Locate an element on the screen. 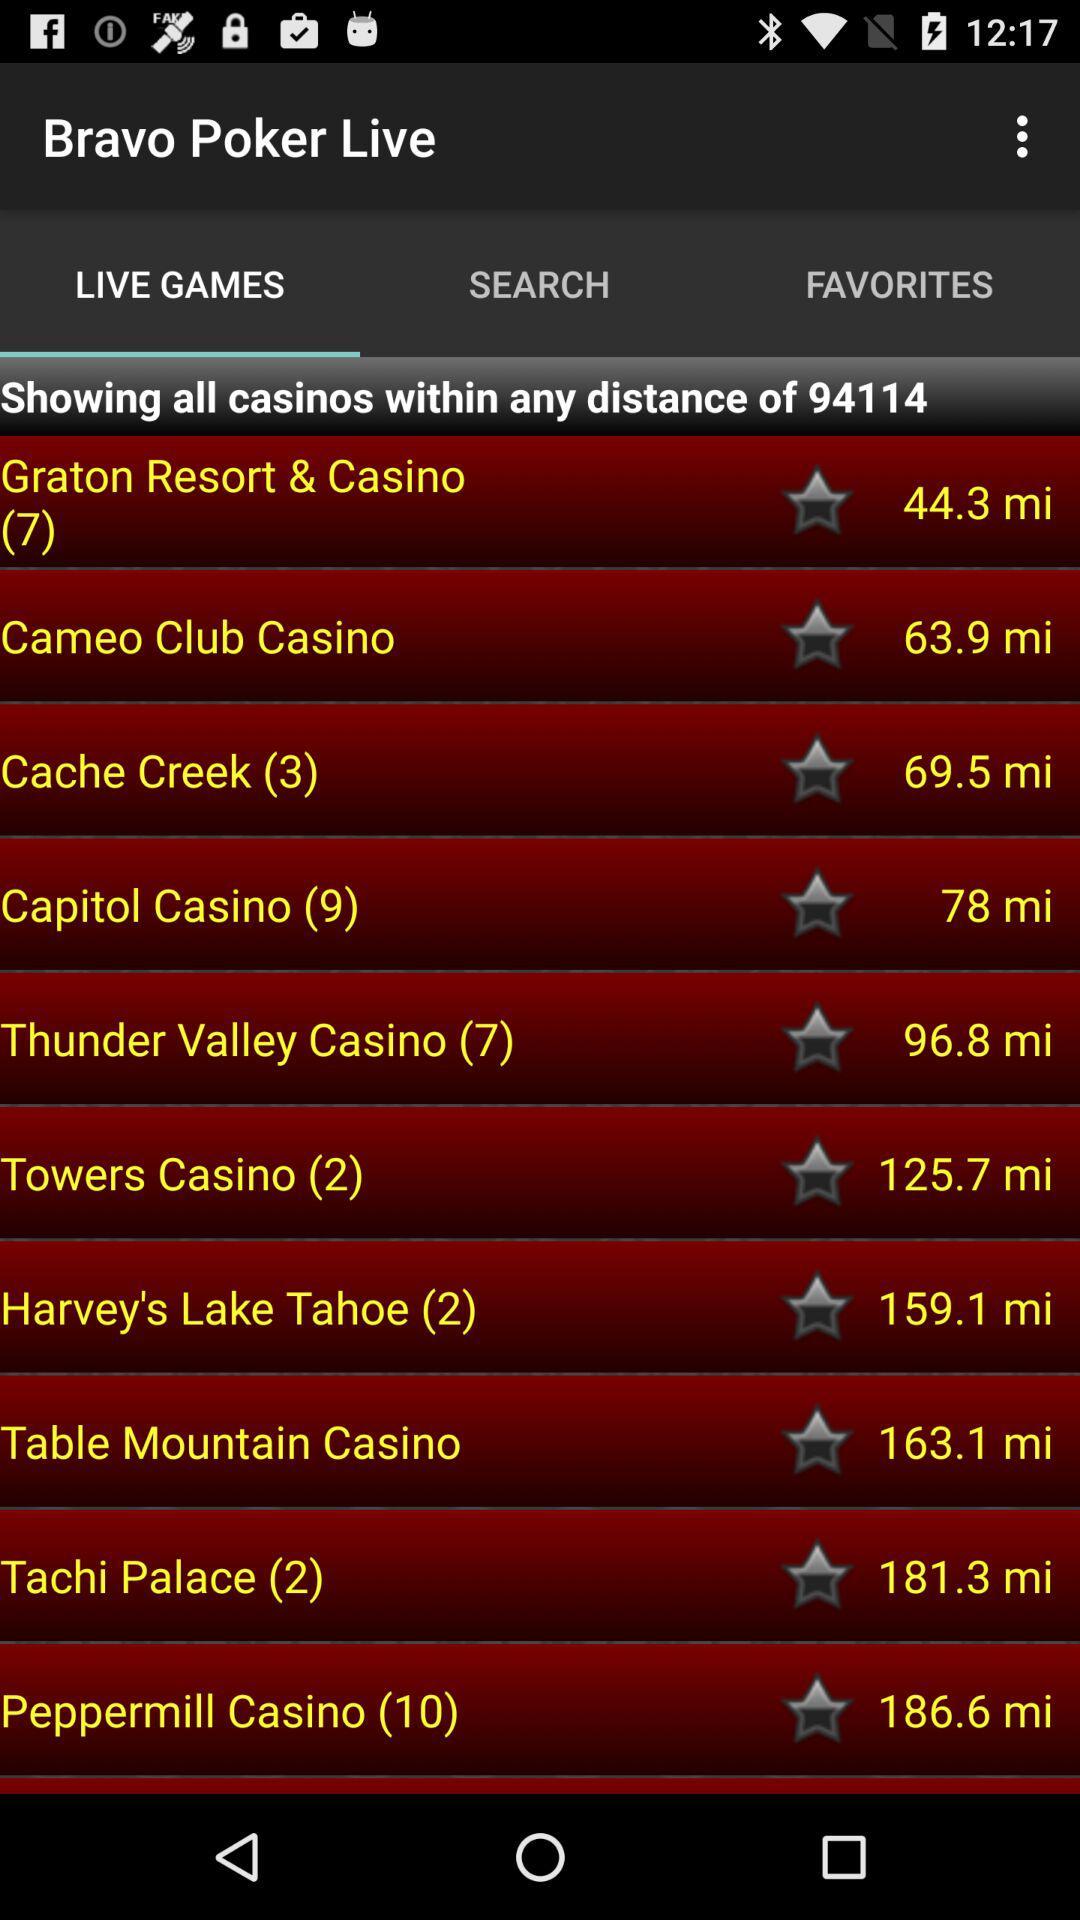  favorite is located at coordinates (817, 1574).